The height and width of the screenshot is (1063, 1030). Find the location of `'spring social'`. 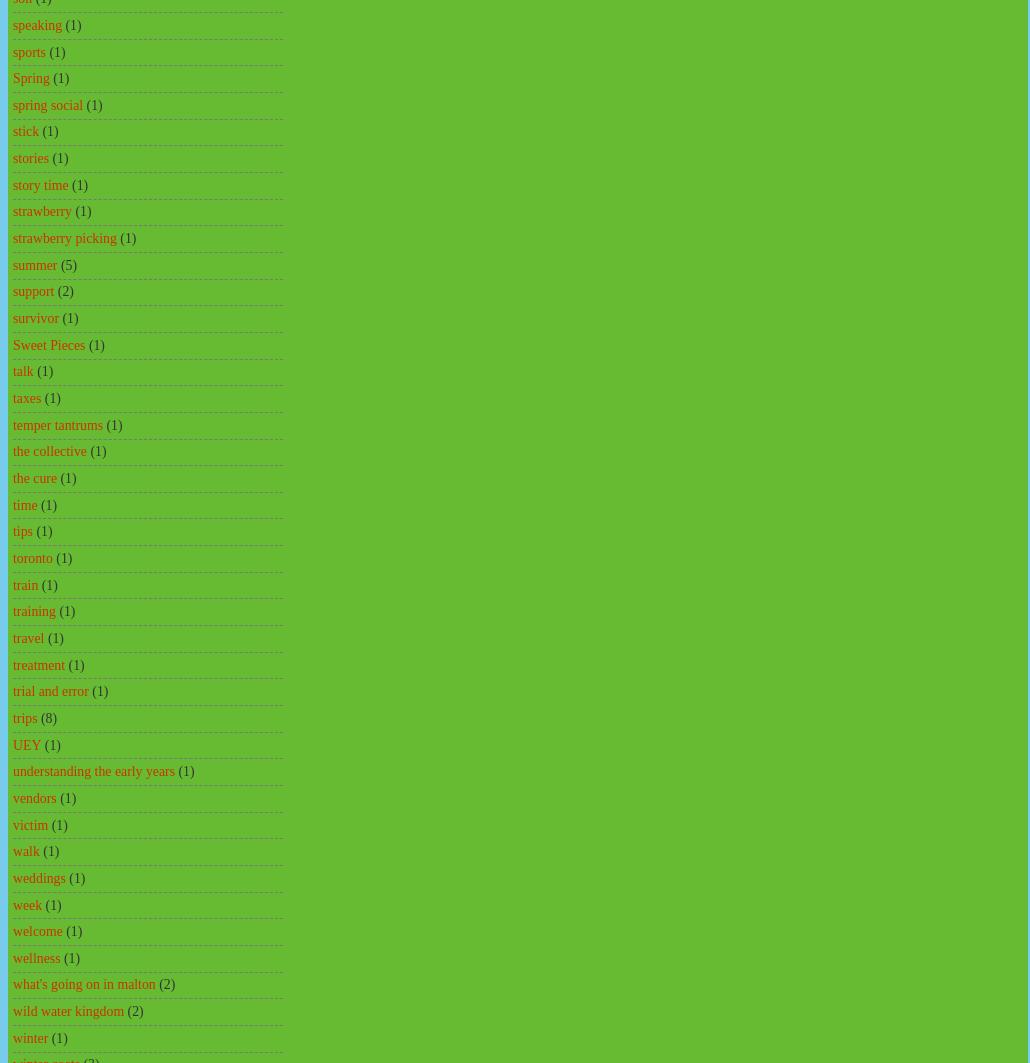

'spring social' is located at coordinates (47, 104).